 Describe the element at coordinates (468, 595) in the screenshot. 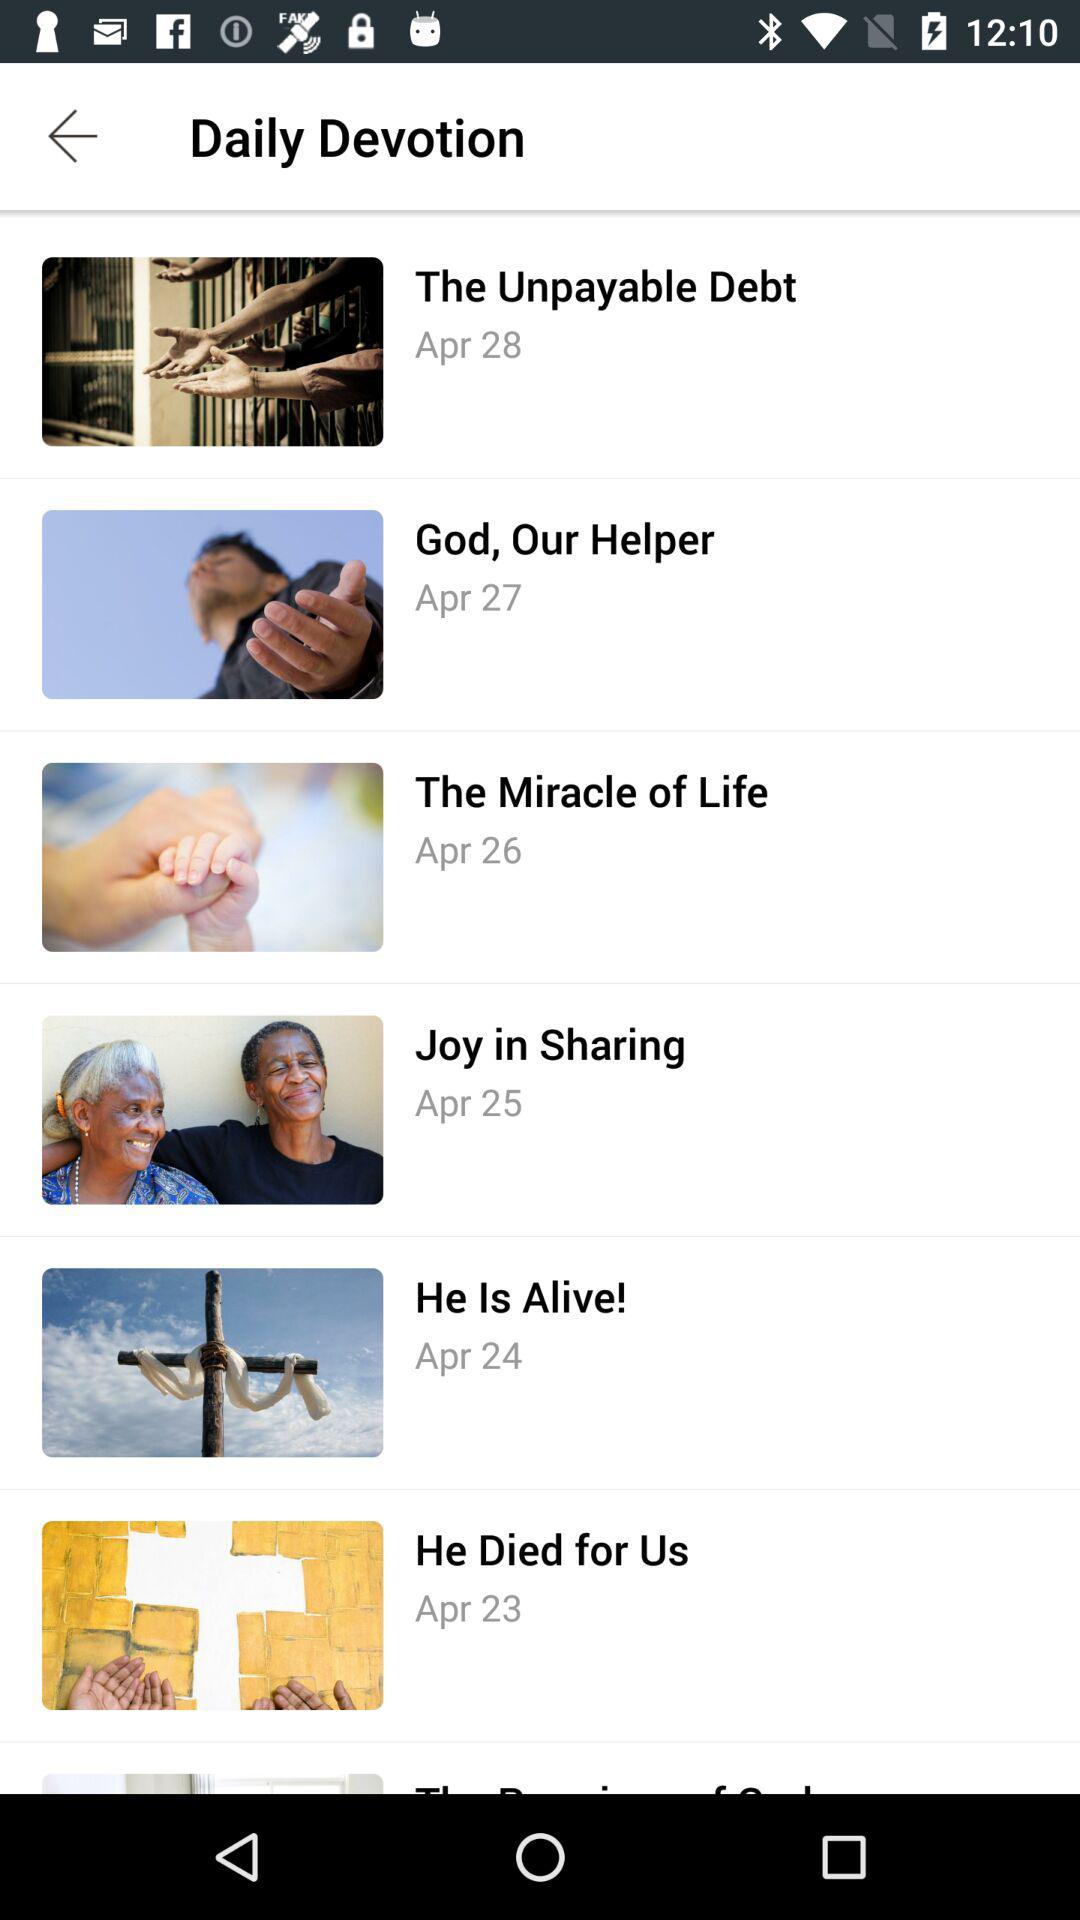

I see `the icon below god, our helper` at that location.